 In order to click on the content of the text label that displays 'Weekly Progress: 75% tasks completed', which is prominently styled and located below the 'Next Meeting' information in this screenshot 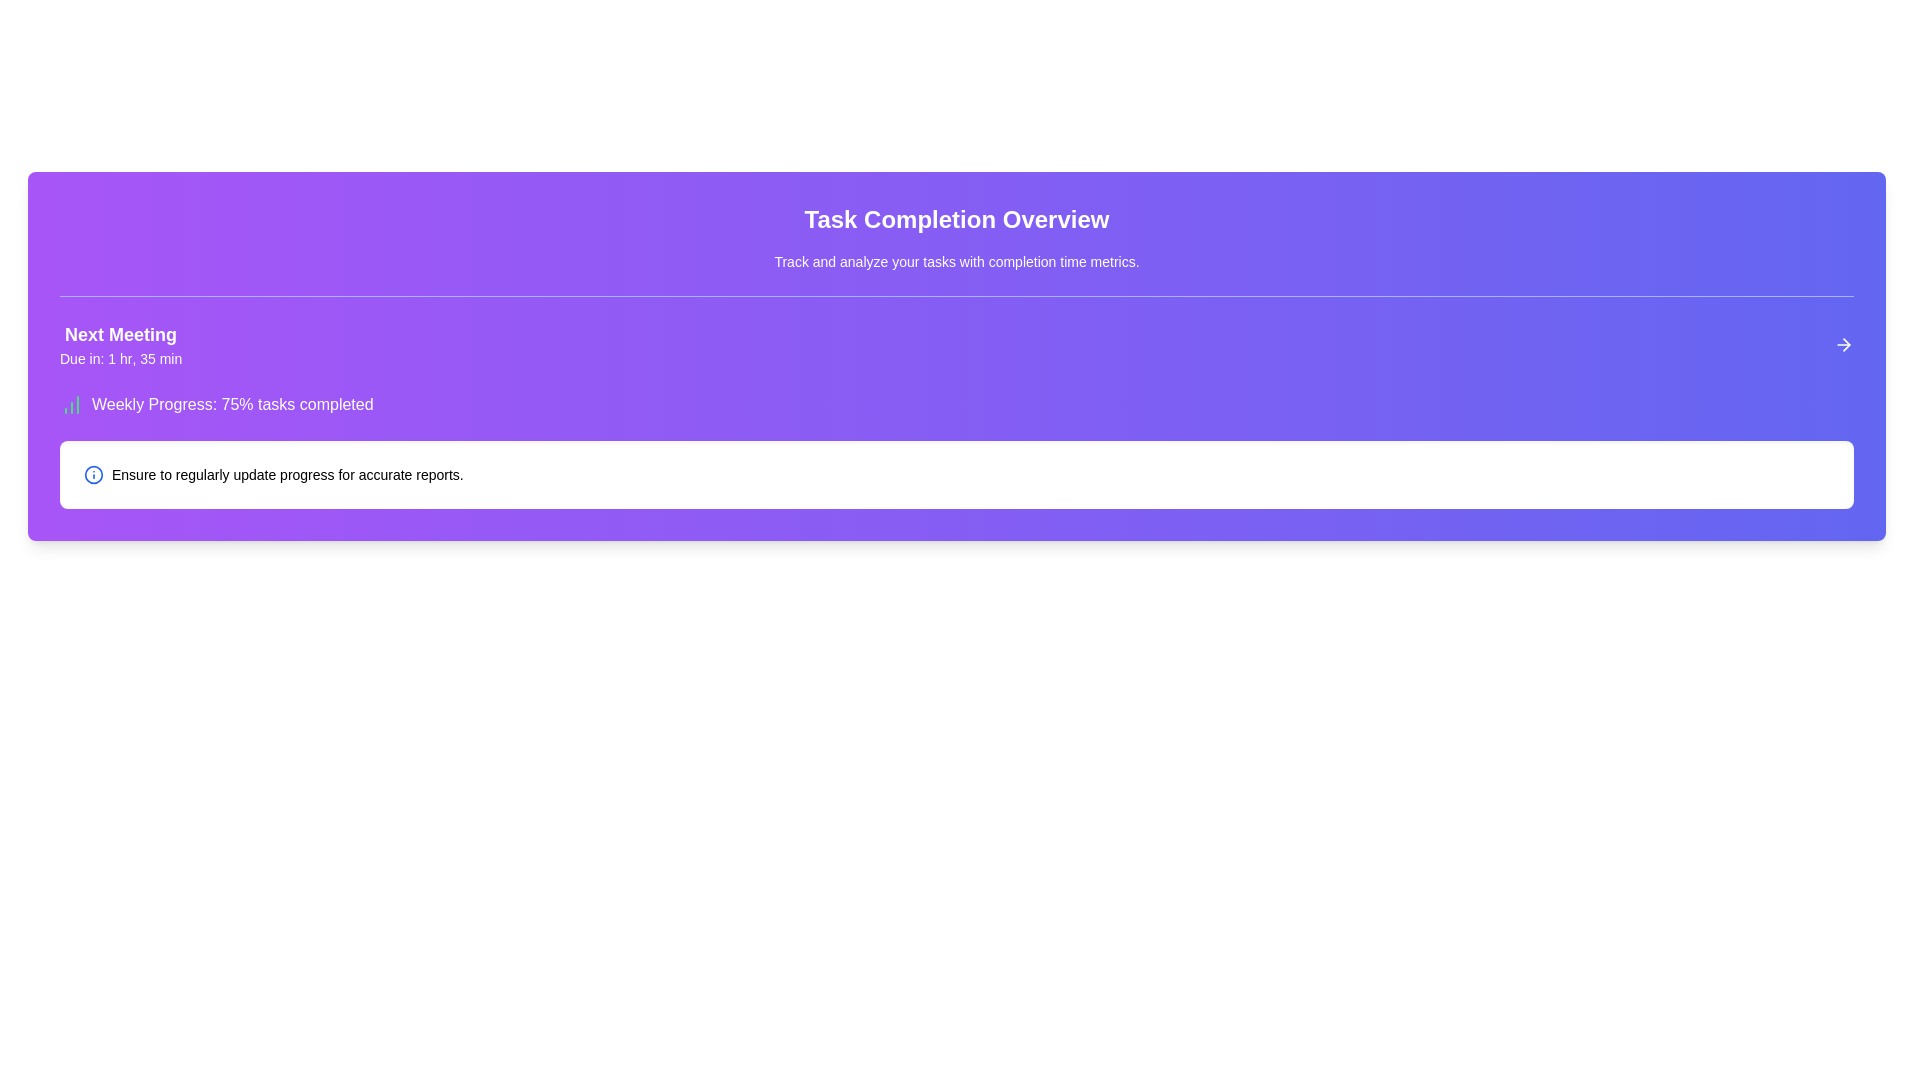, I will do `click(232, 405)`.